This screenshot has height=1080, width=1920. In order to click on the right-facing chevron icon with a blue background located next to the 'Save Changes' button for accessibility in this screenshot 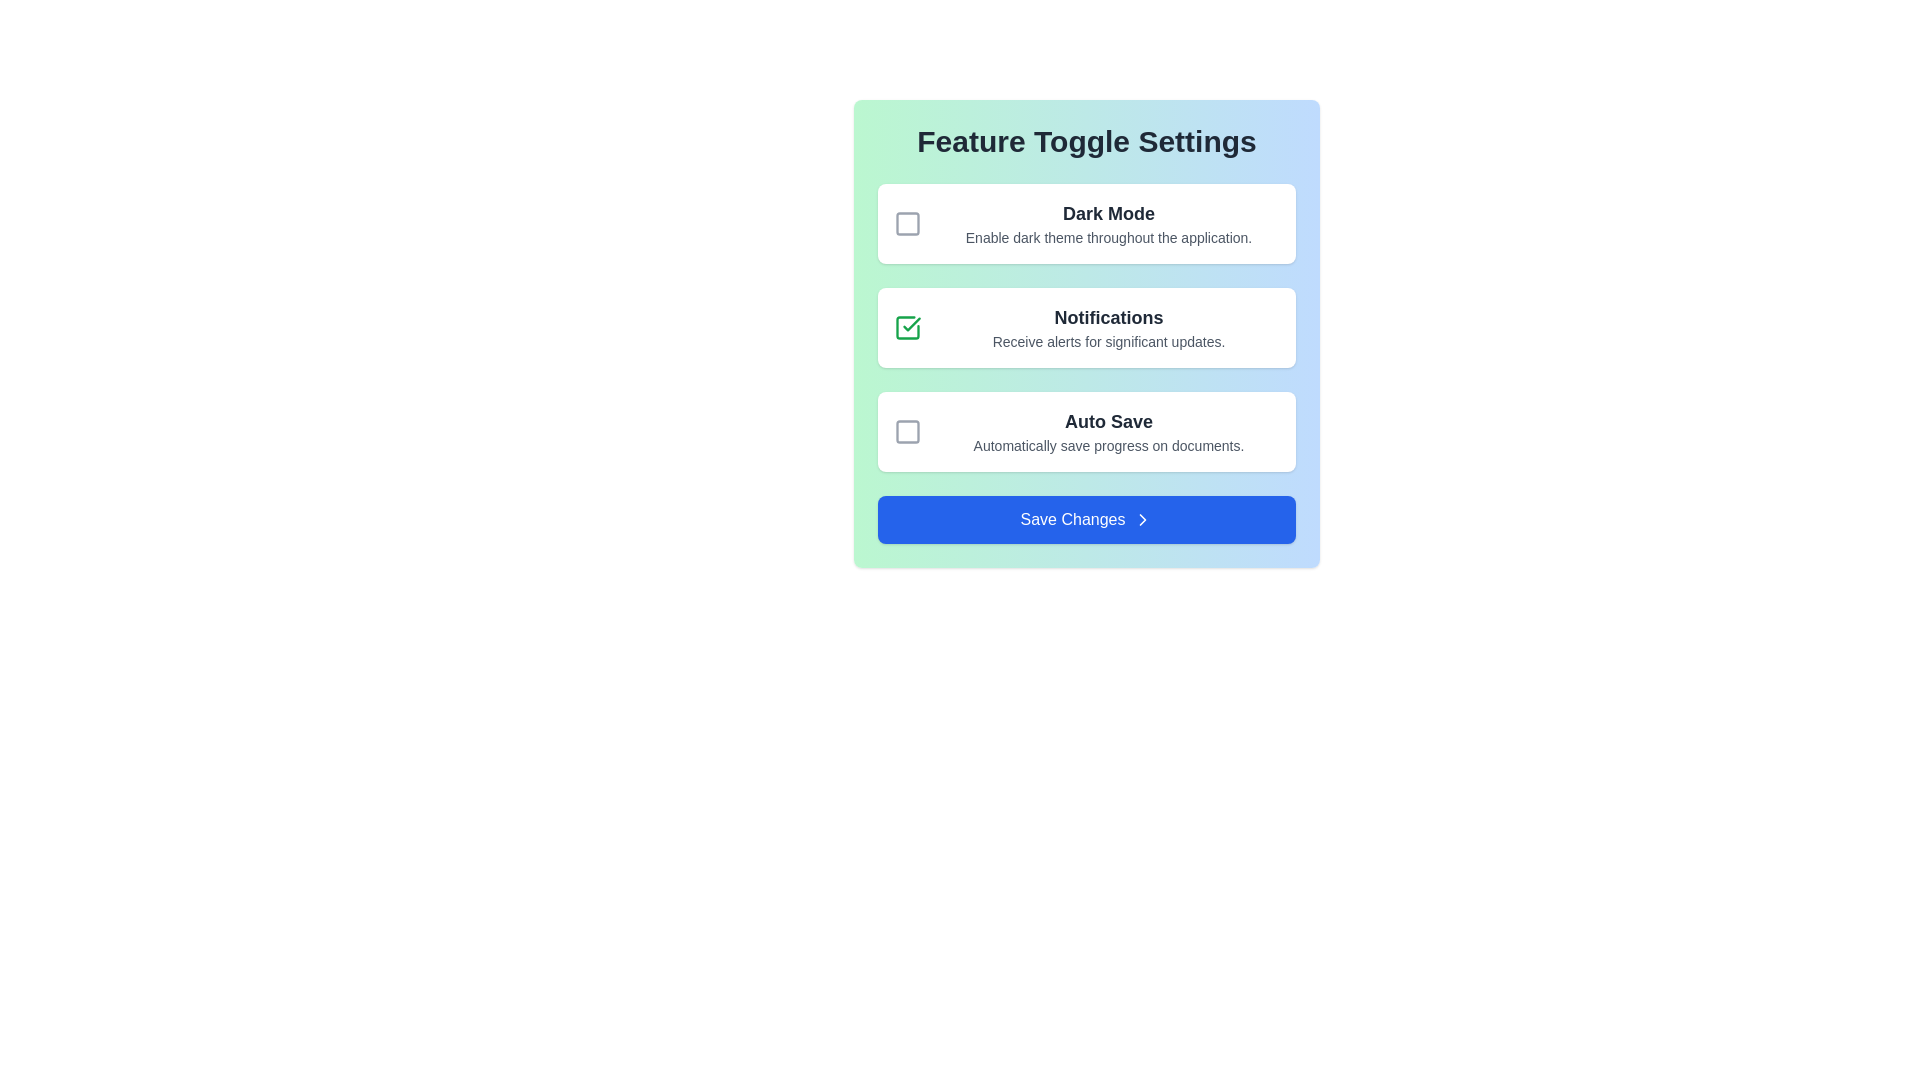, I will do `click(1143, 519)`.